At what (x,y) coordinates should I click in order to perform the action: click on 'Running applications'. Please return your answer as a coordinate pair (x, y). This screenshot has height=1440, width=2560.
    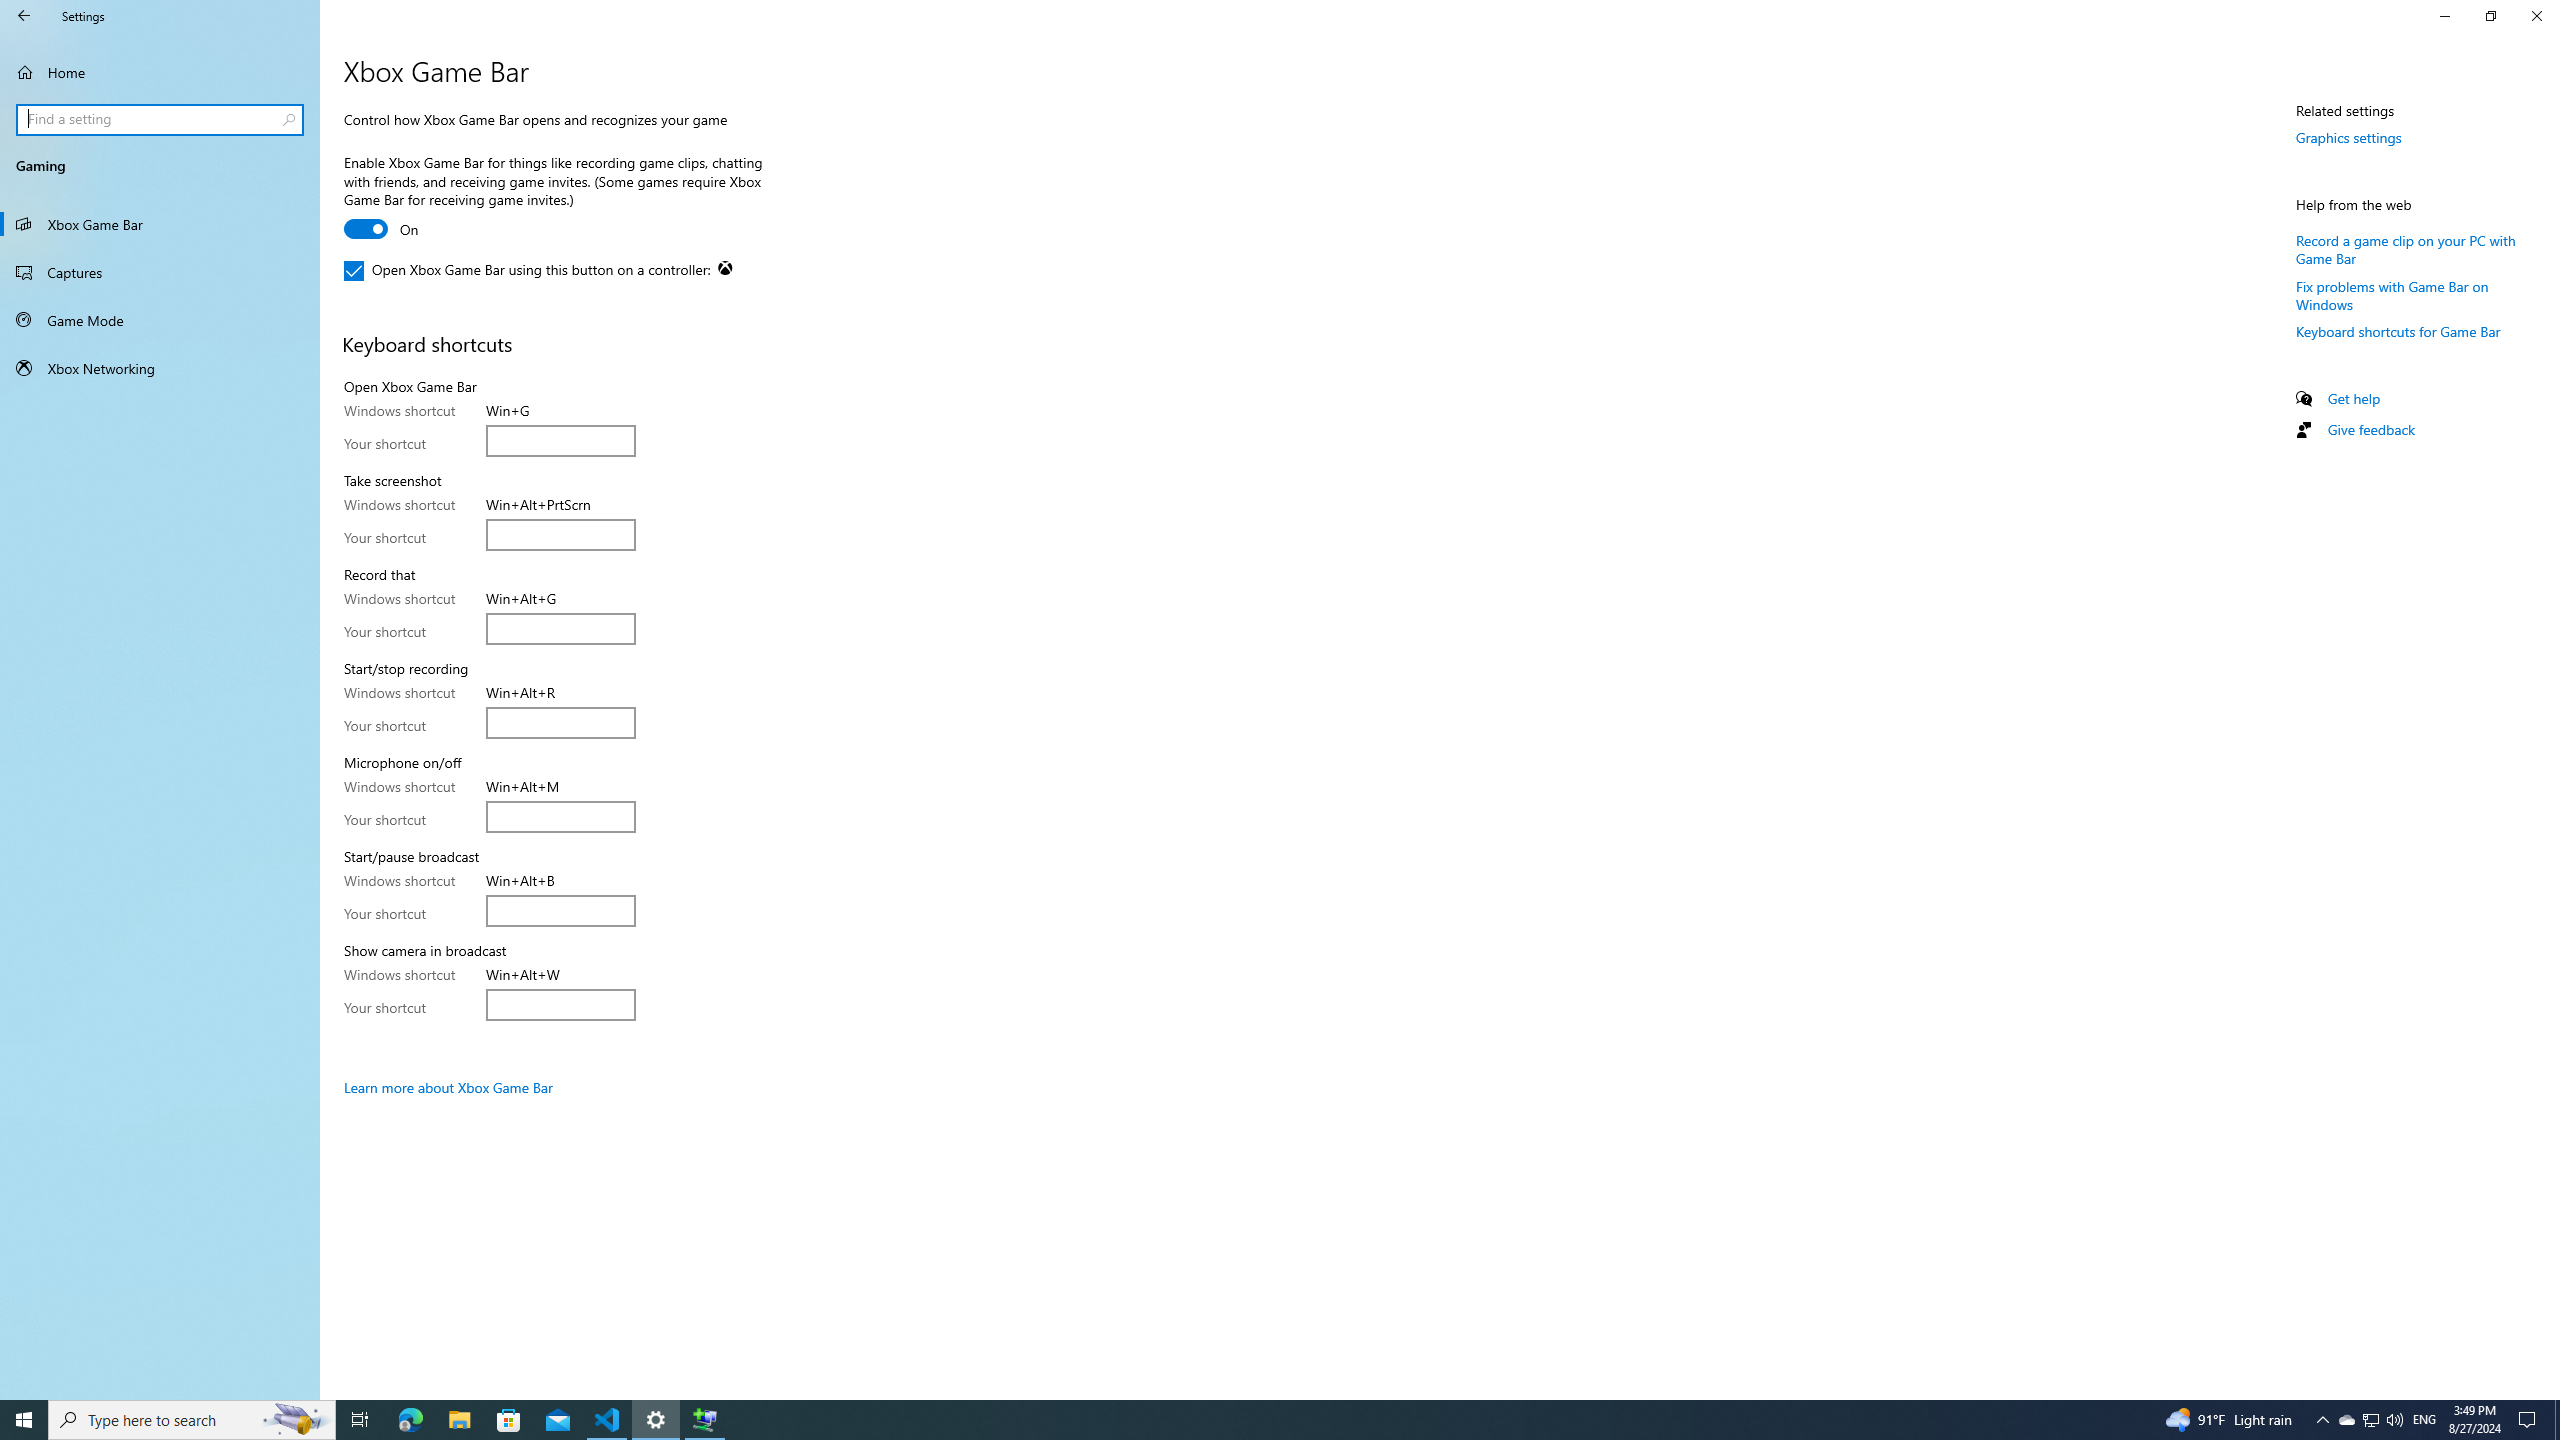
    Looking at the image, I should click on (1242, 1418).